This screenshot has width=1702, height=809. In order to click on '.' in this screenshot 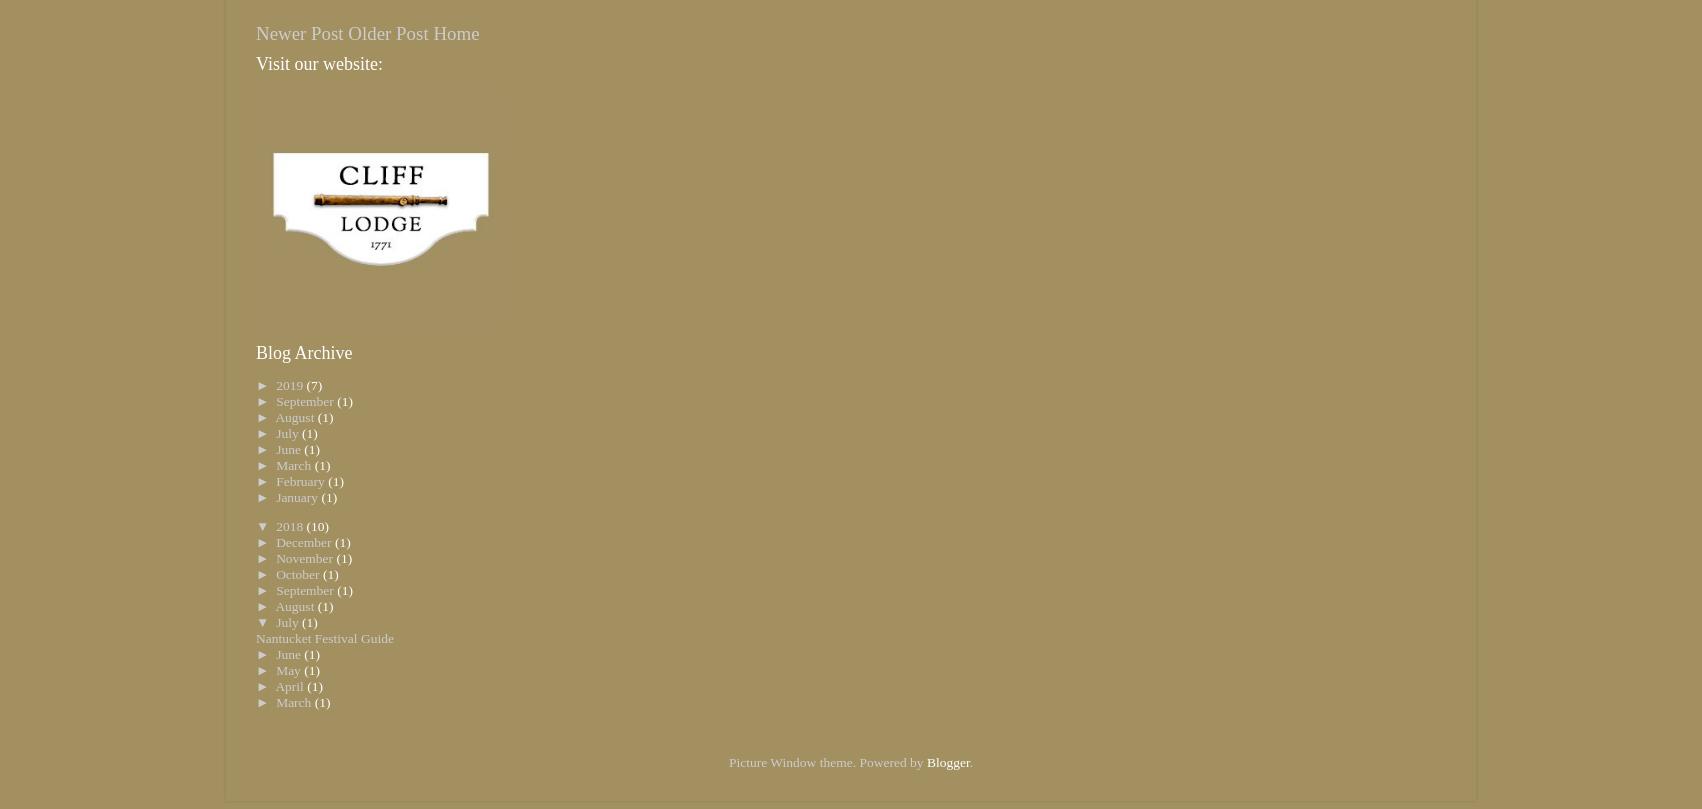, I will do `click(970, 760)`.